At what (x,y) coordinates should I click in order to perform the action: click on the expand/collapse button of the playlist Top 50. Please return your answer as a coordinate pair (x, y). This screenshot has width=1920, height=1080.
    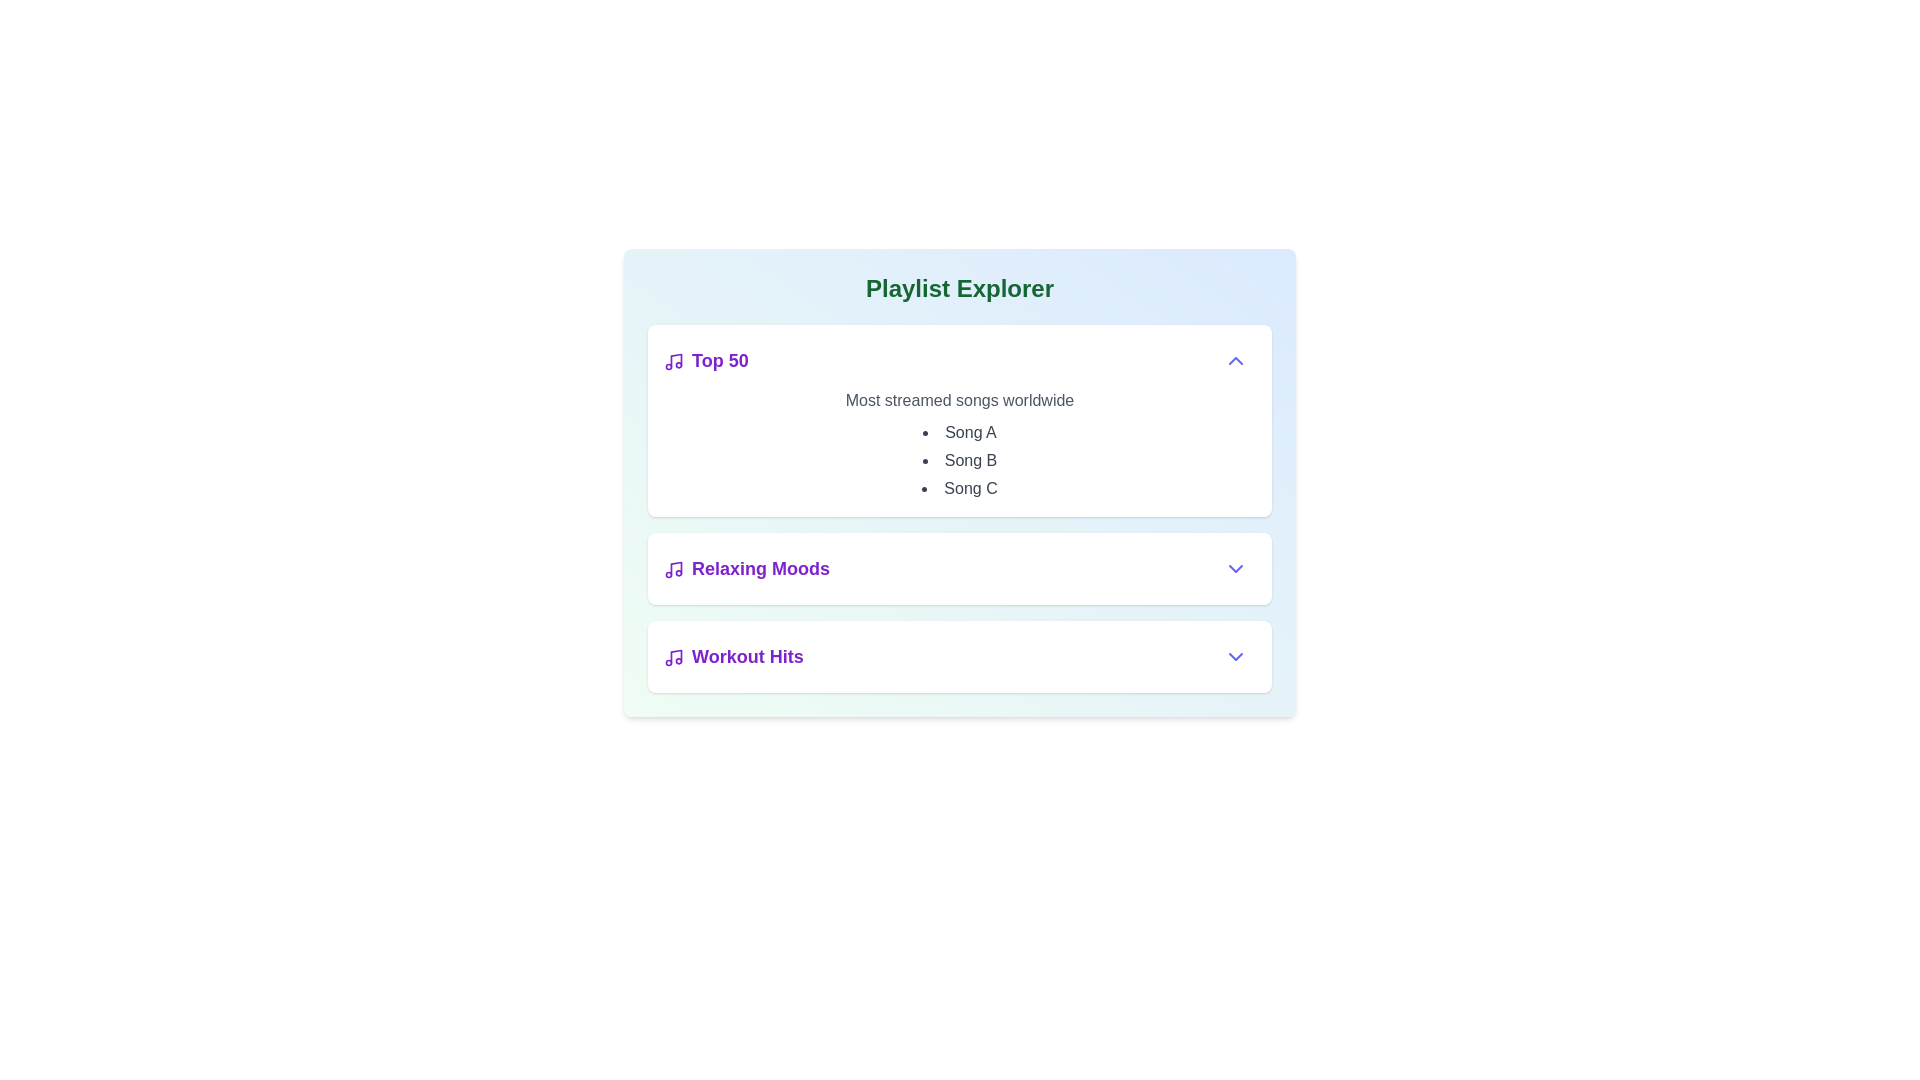
    Looking at the image, I should click on (1235, 361).